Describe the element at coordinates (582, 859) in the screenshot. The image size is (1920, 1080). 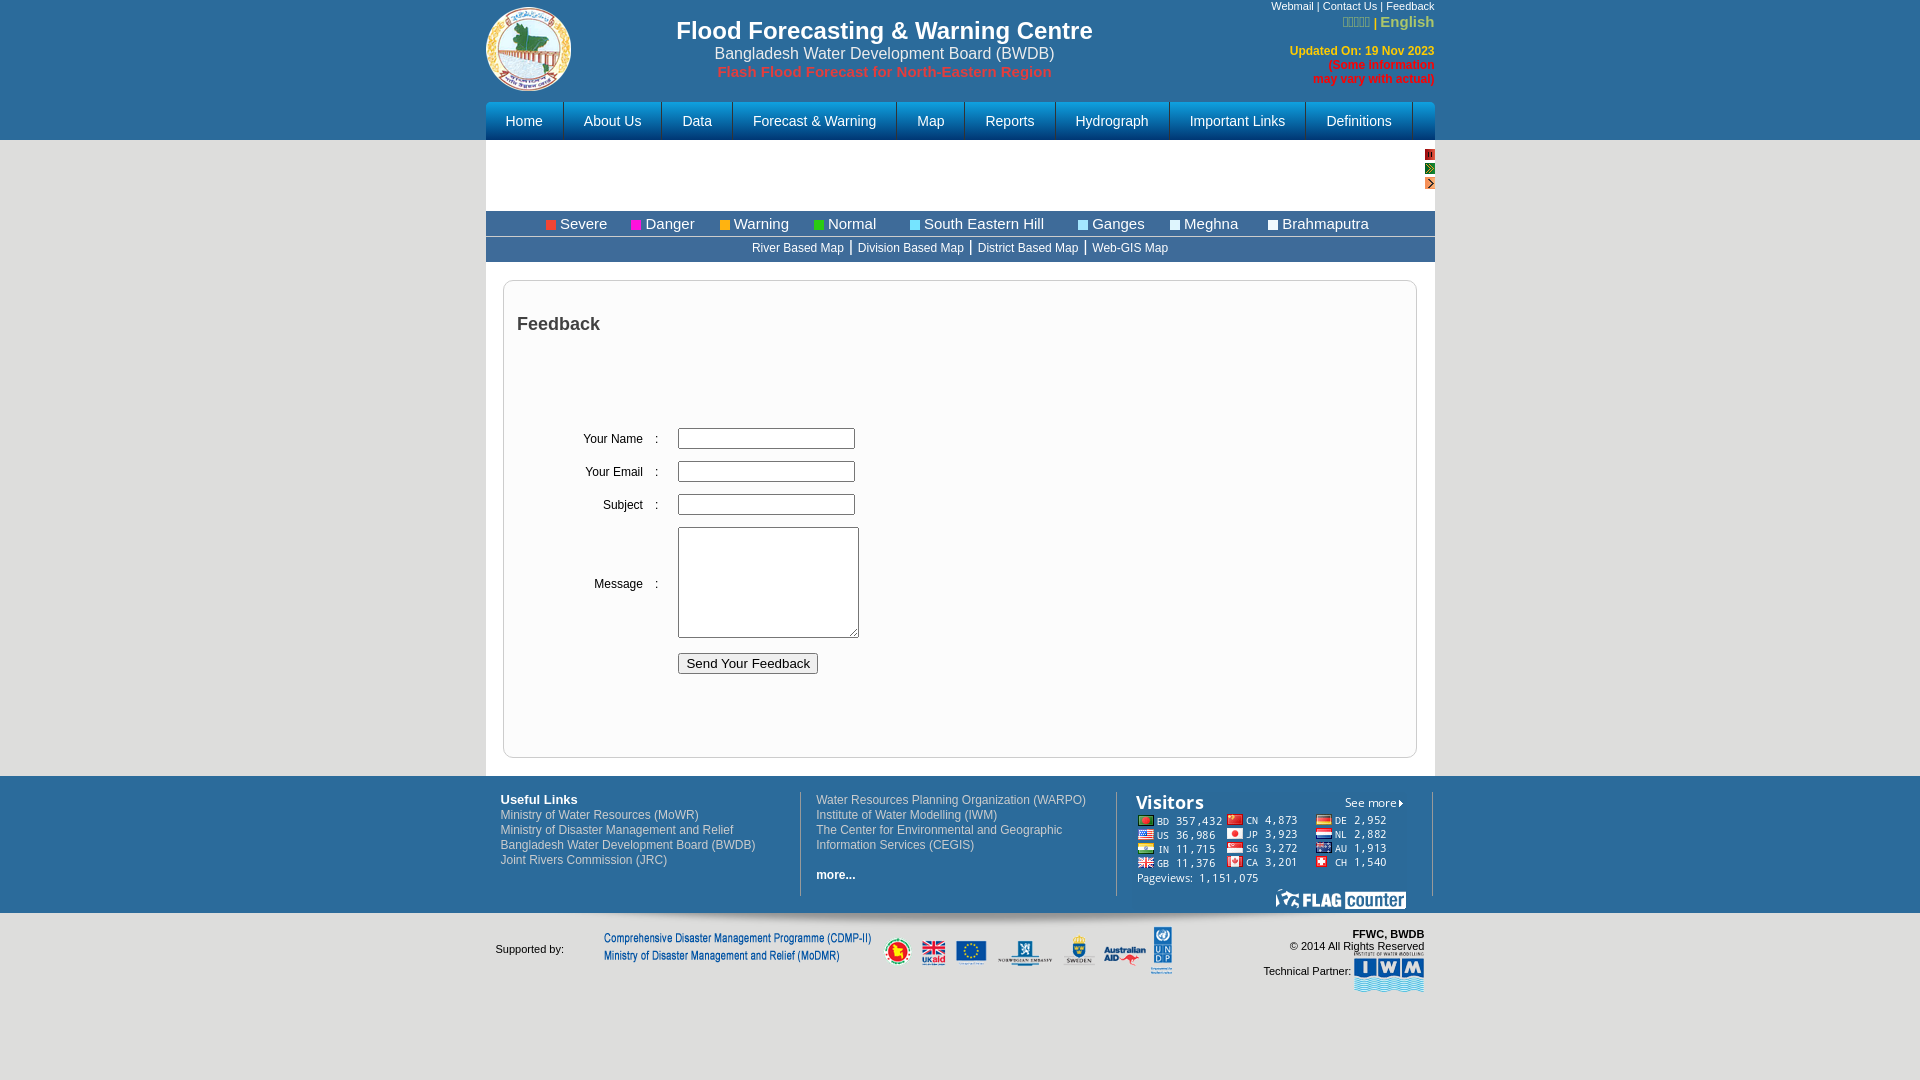
I see `'Joint Rivers Commission (JRC)'` at that location.